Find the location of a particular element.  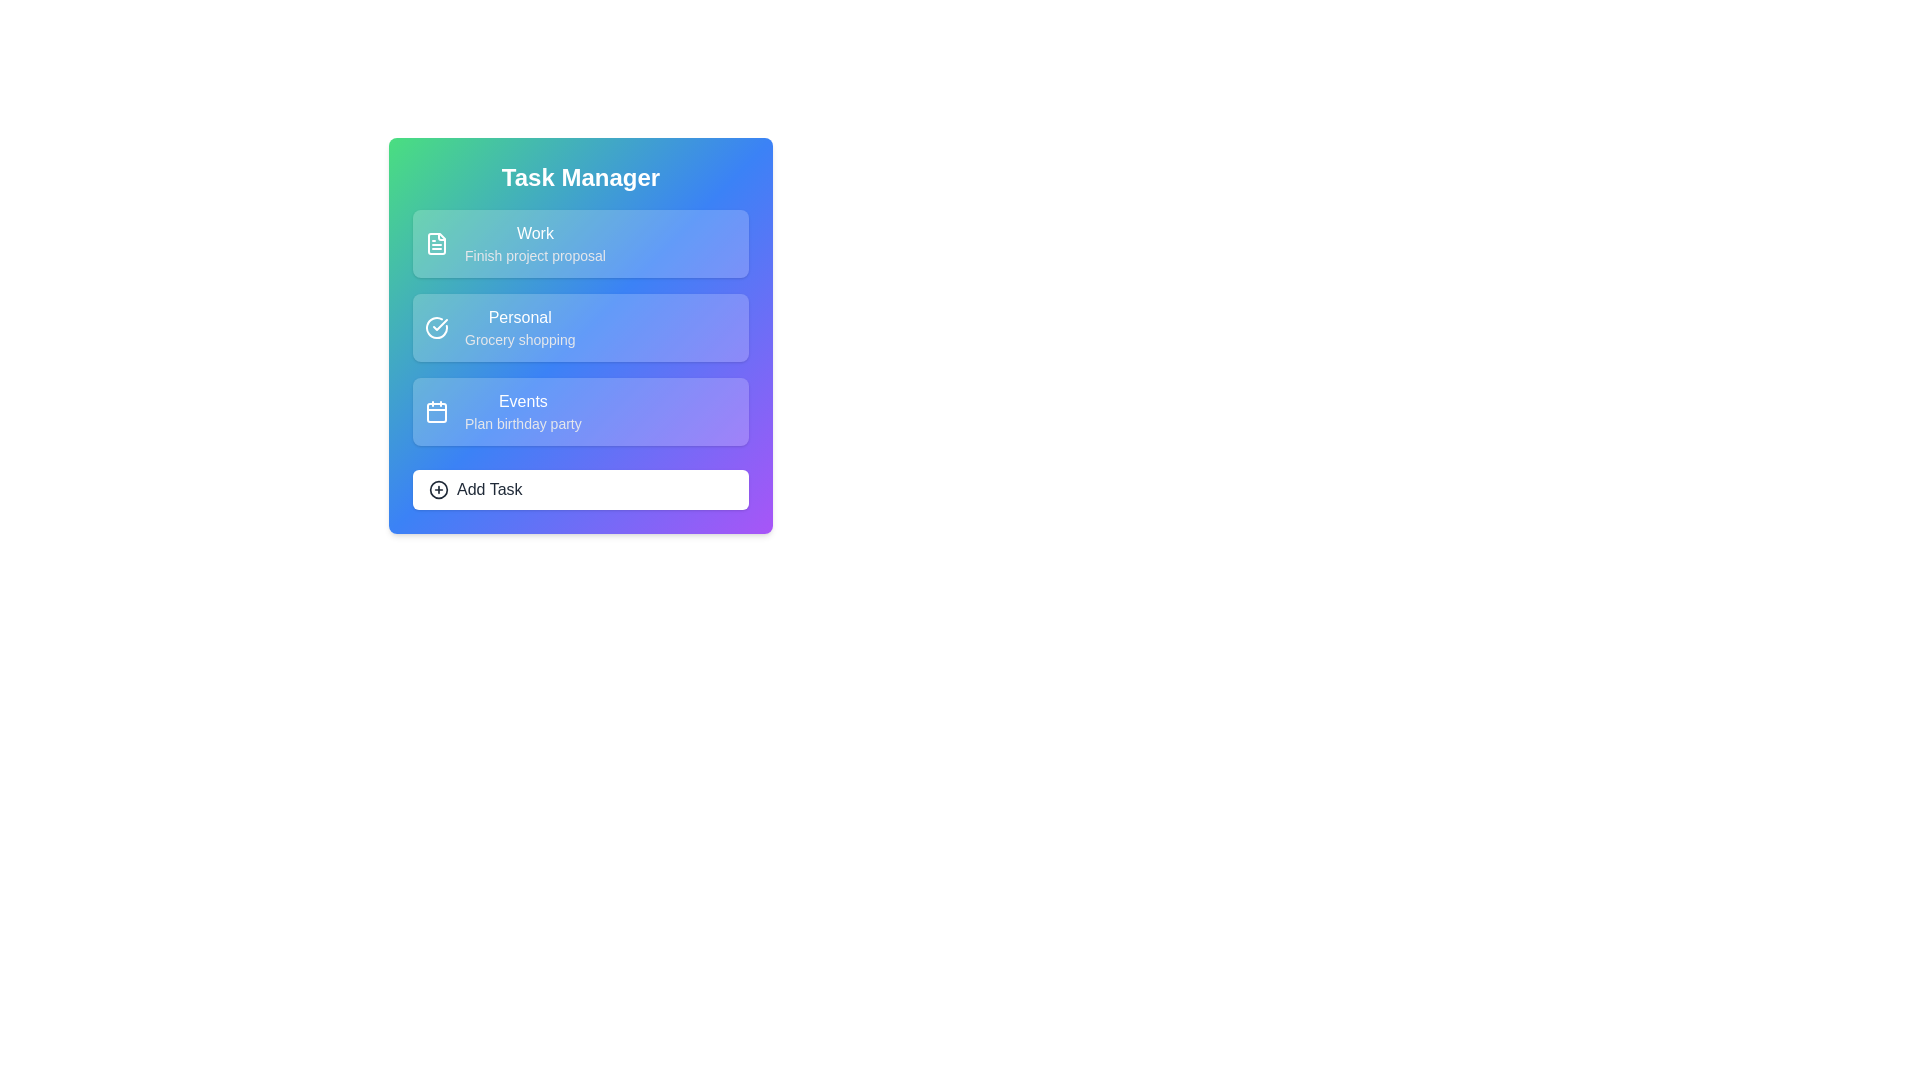

the 'Add Task' button to add a new task is located at coordinates (579, 489).